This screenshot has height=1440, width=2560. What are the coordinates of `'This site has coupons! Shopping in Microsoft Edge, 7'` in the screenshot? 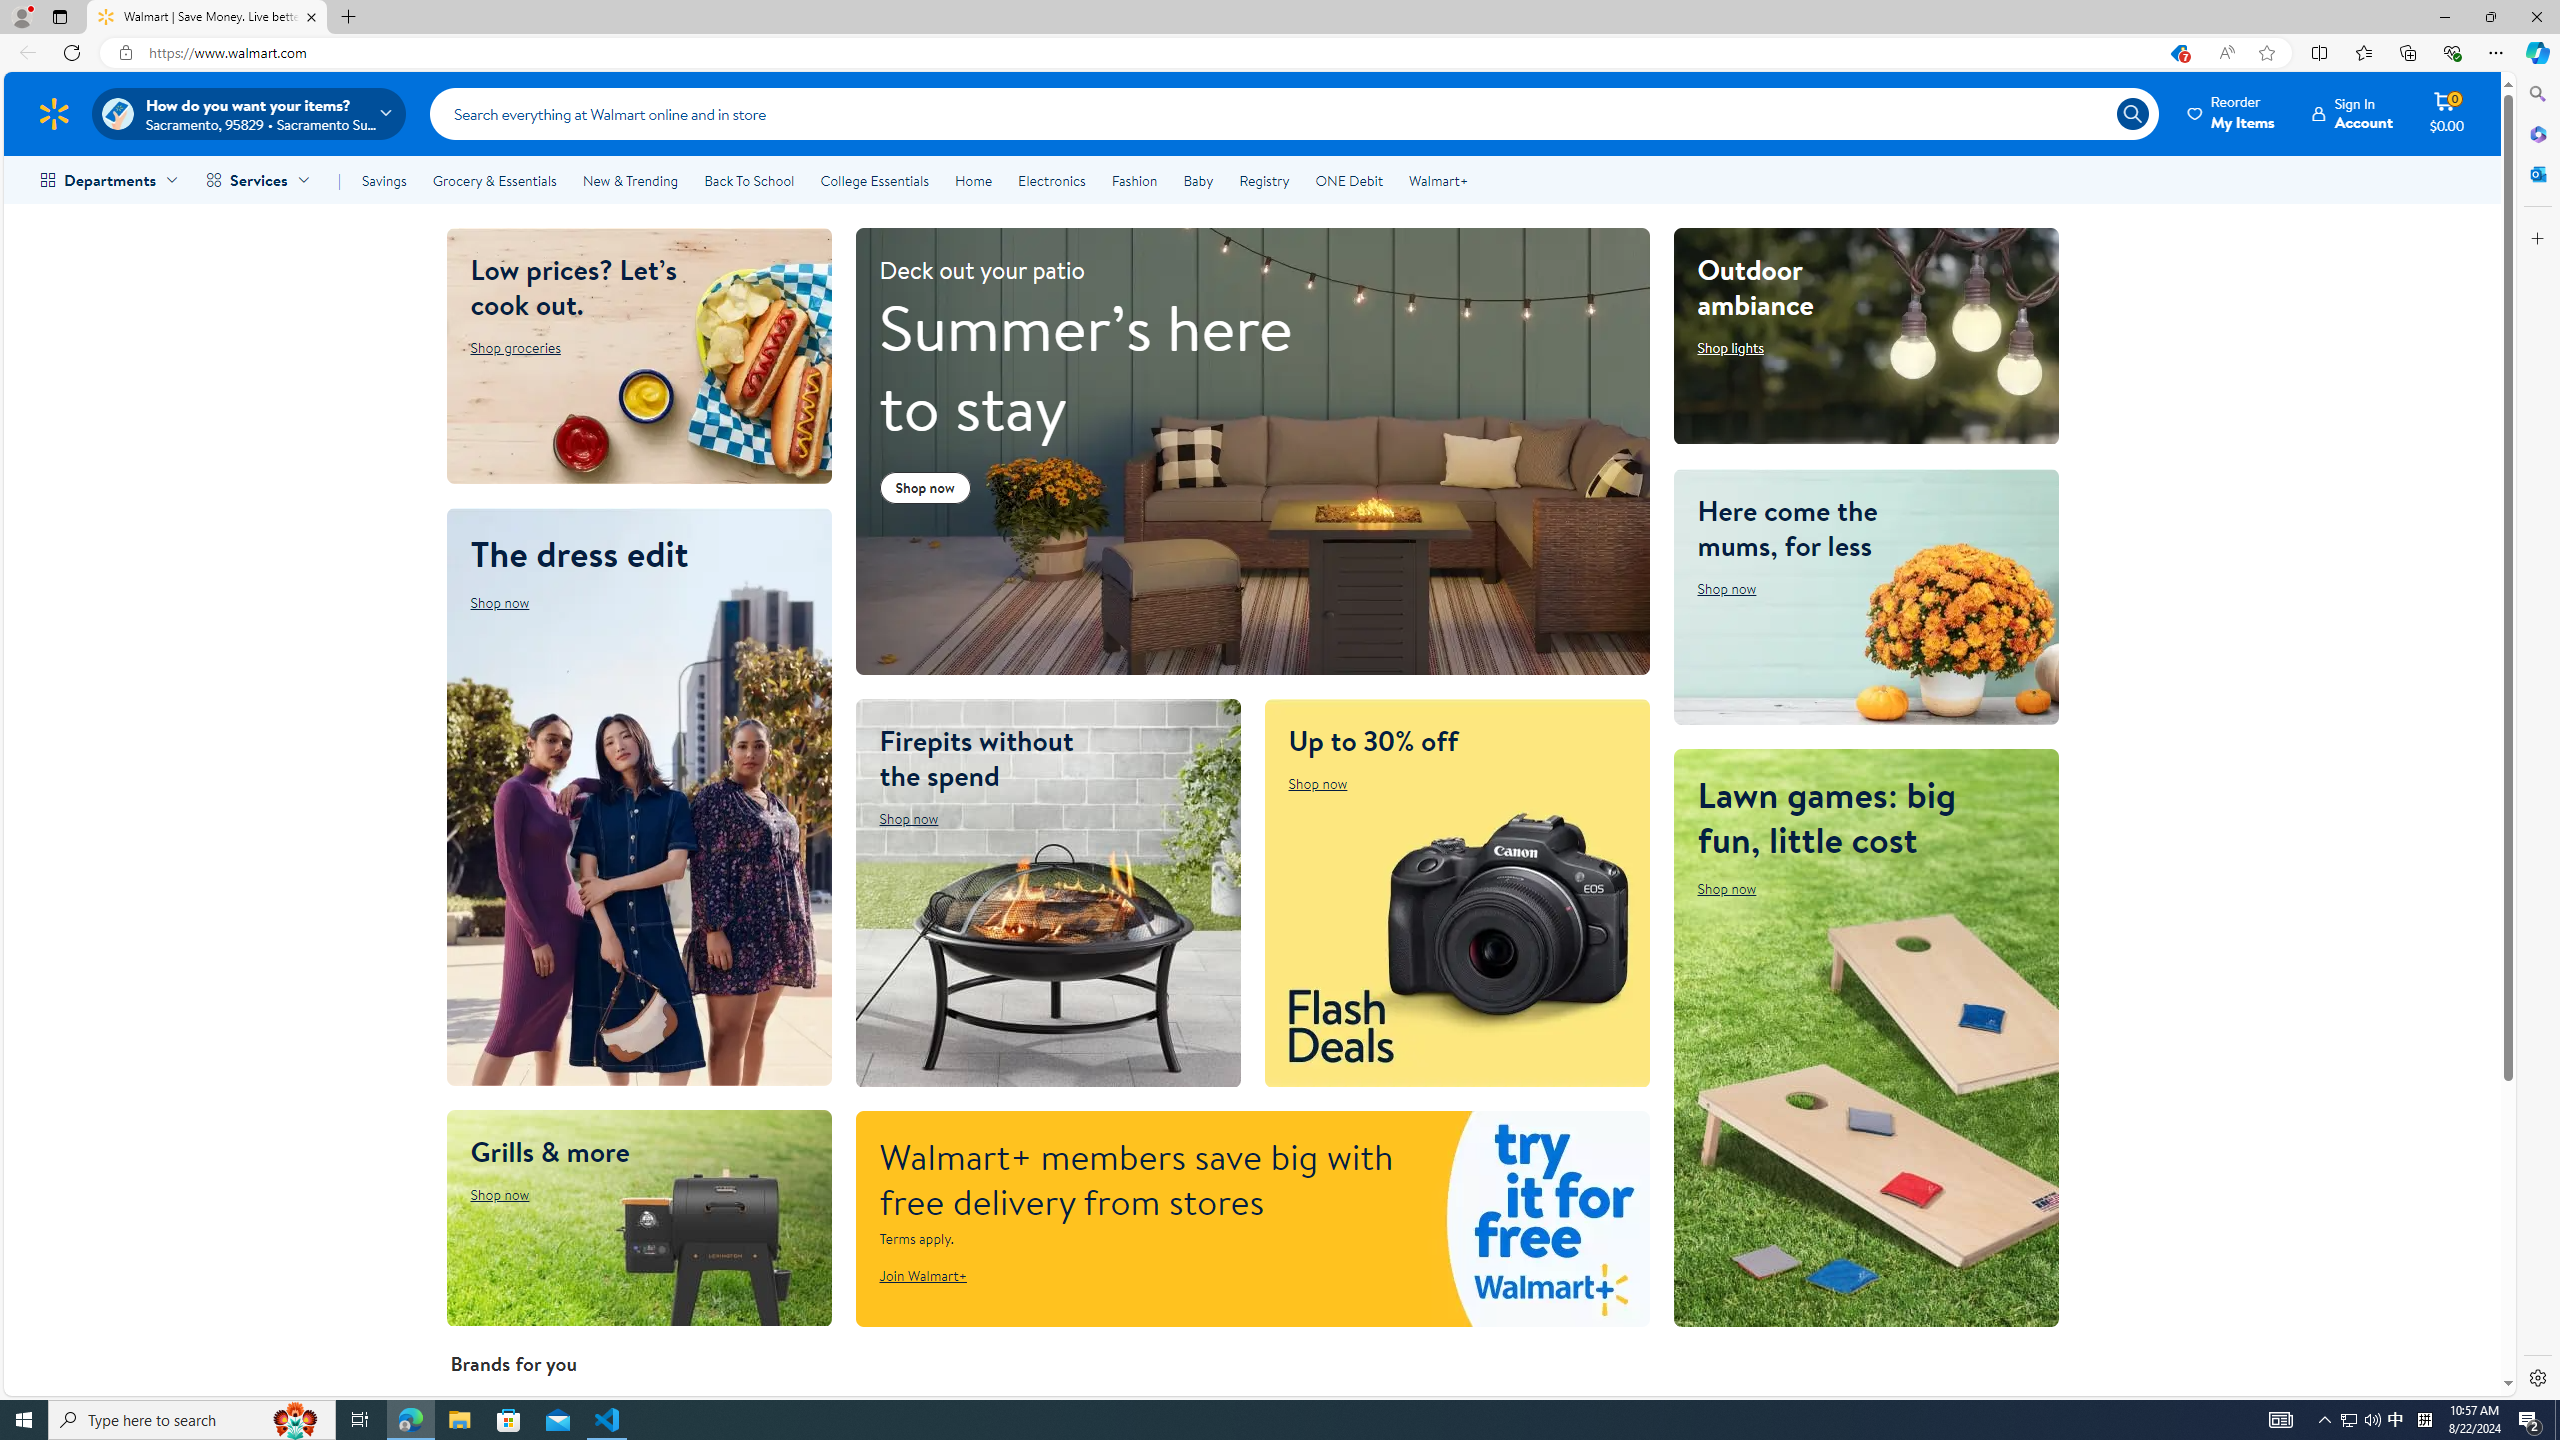 It's located at (2177, 53).